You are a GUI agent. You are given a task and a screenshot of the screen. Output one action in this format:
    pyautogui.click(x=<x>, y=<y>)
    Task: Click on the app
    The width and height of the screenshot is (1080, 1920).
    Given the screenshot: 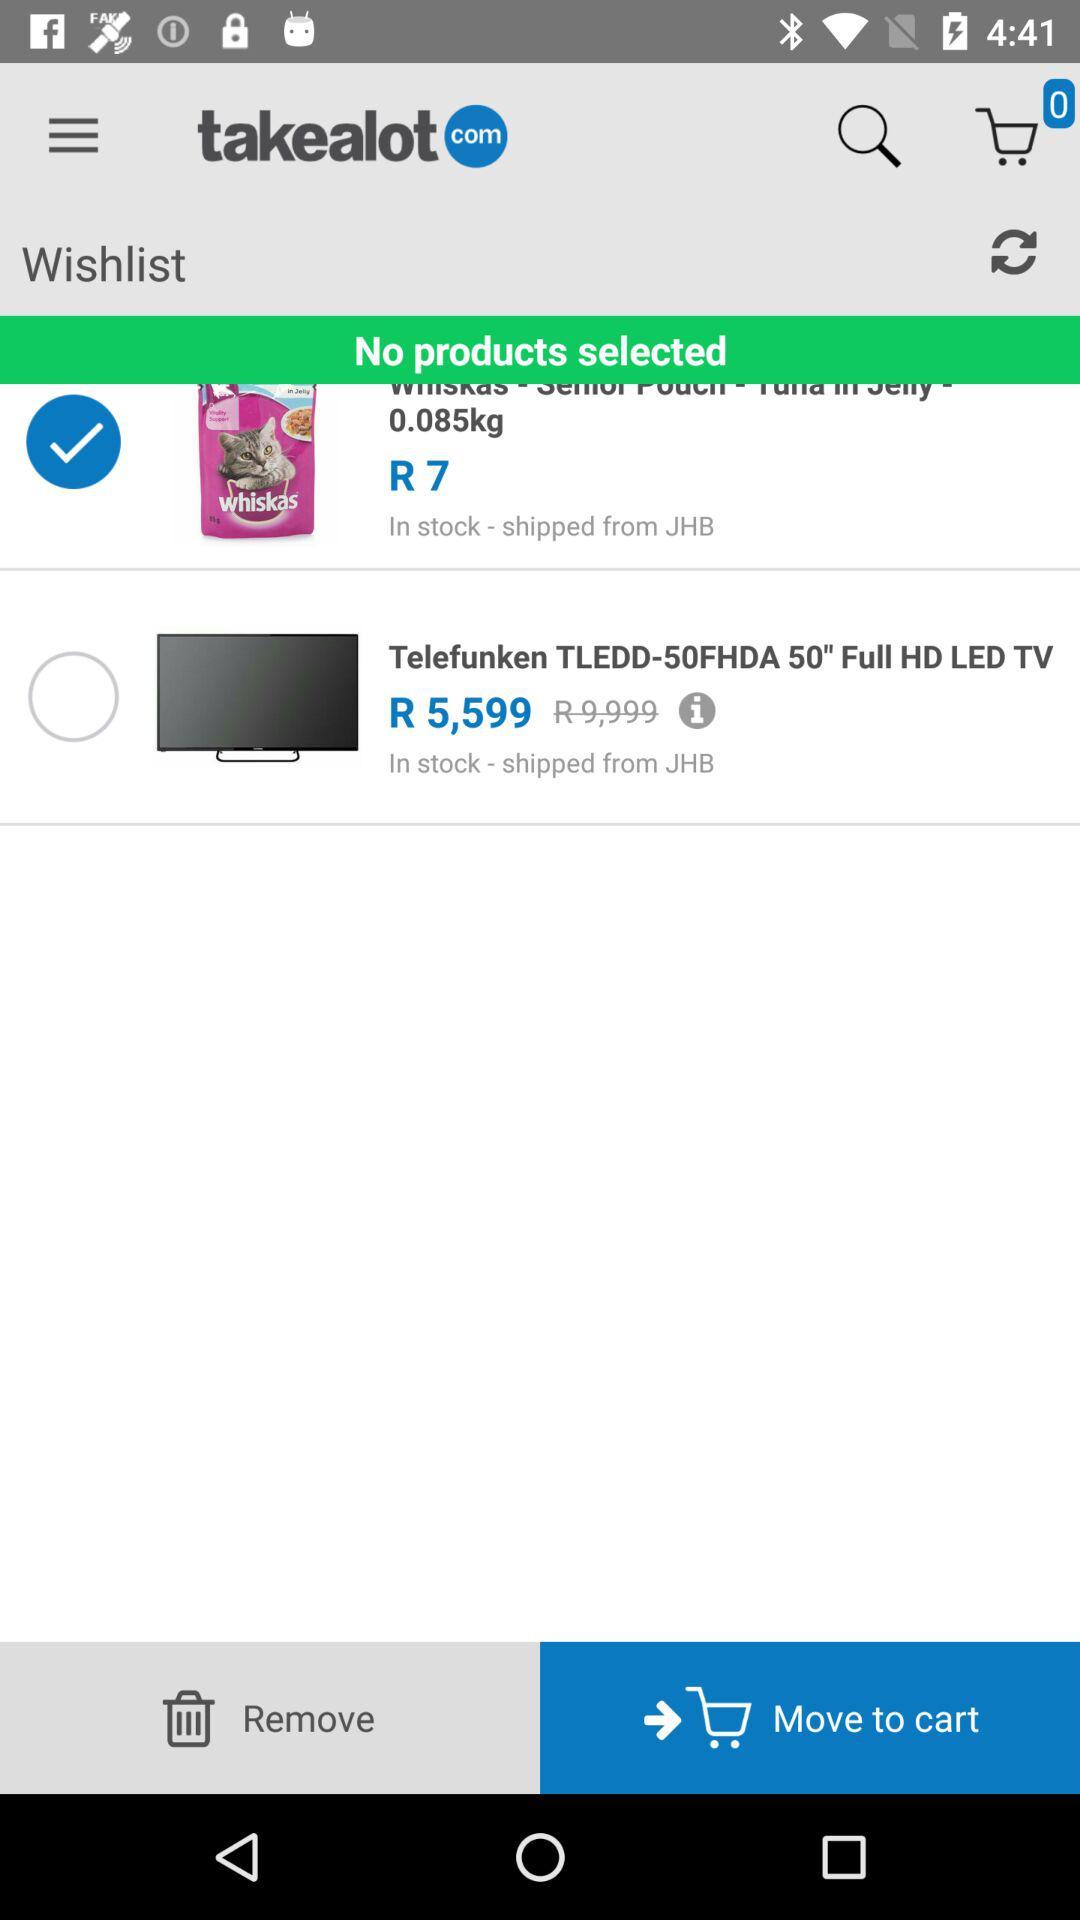 What is the action you would take?
    pyautogui.click(x=72, y=696)
    